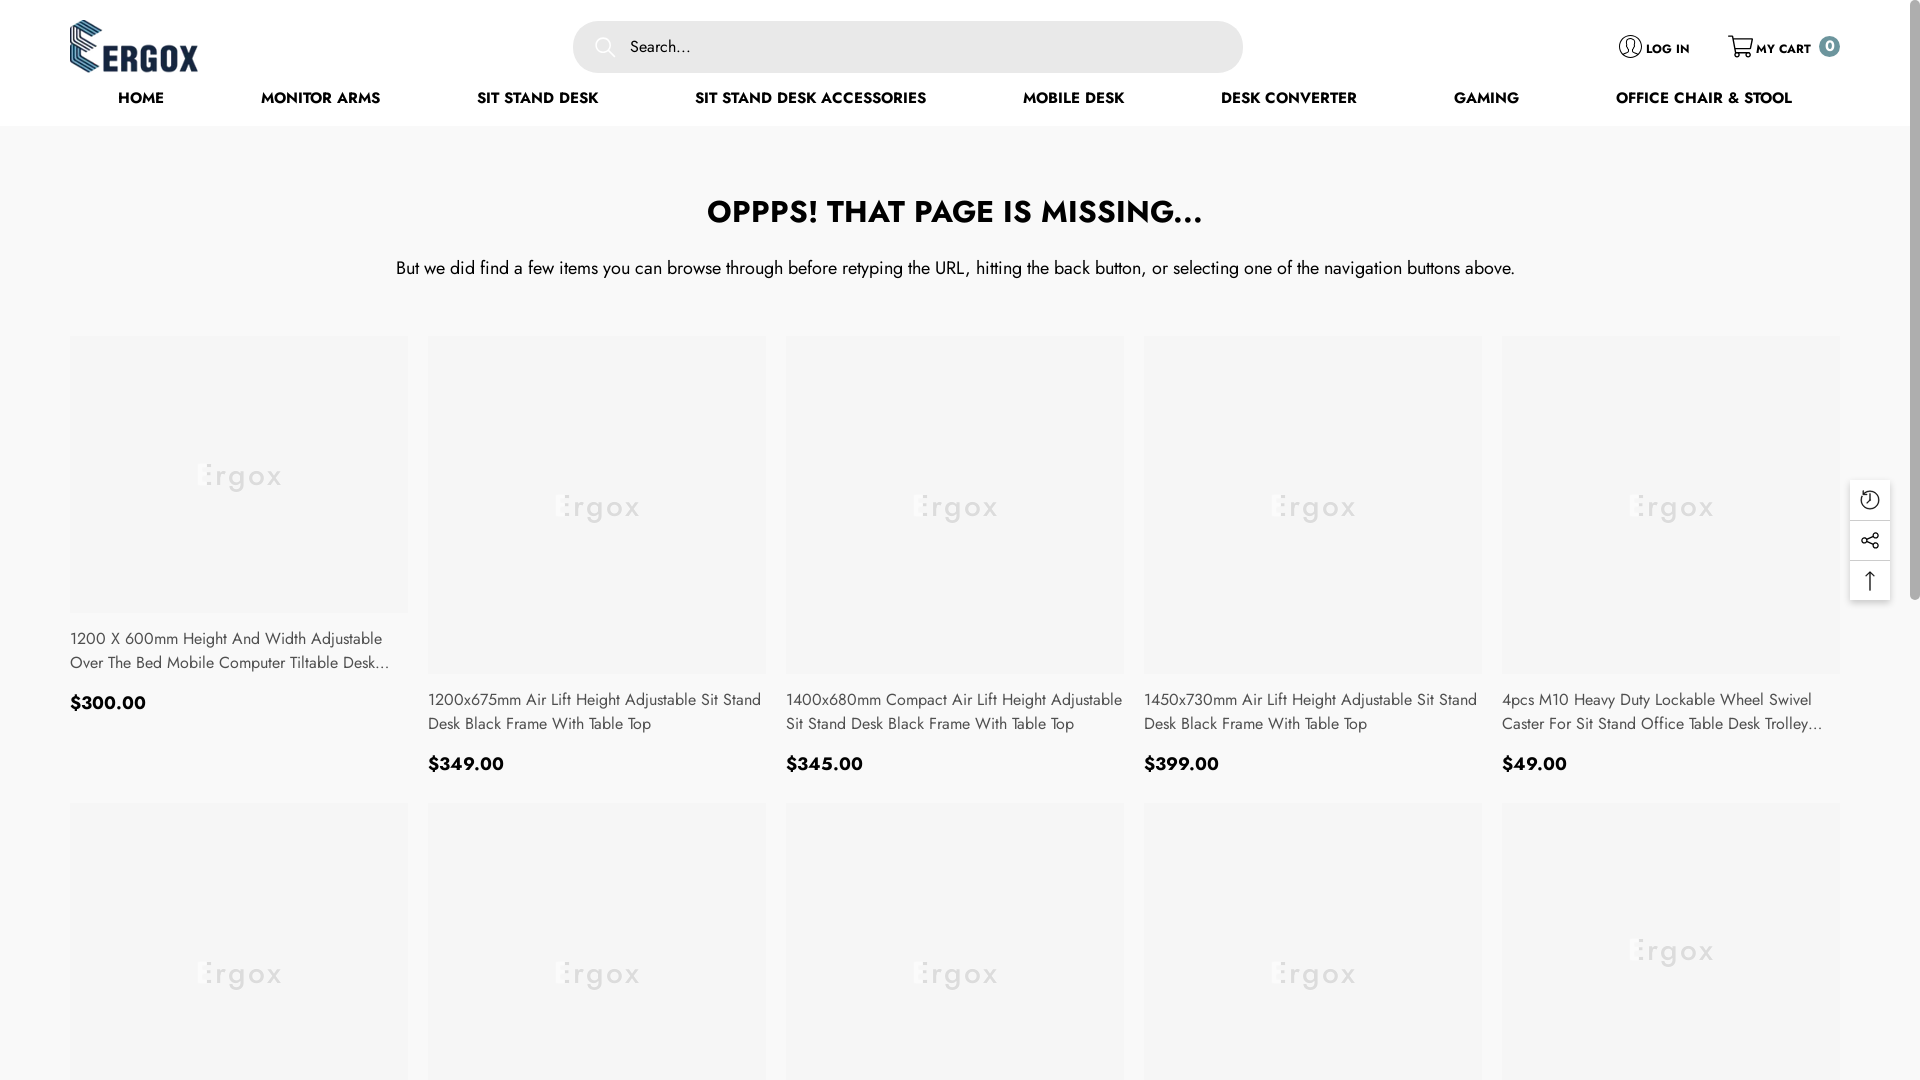 The height and width of the screenshot is (1080, 1920). Describe the element at coordinates (1654, 45) in the screenshot. I see `'LOG IN` at that location.